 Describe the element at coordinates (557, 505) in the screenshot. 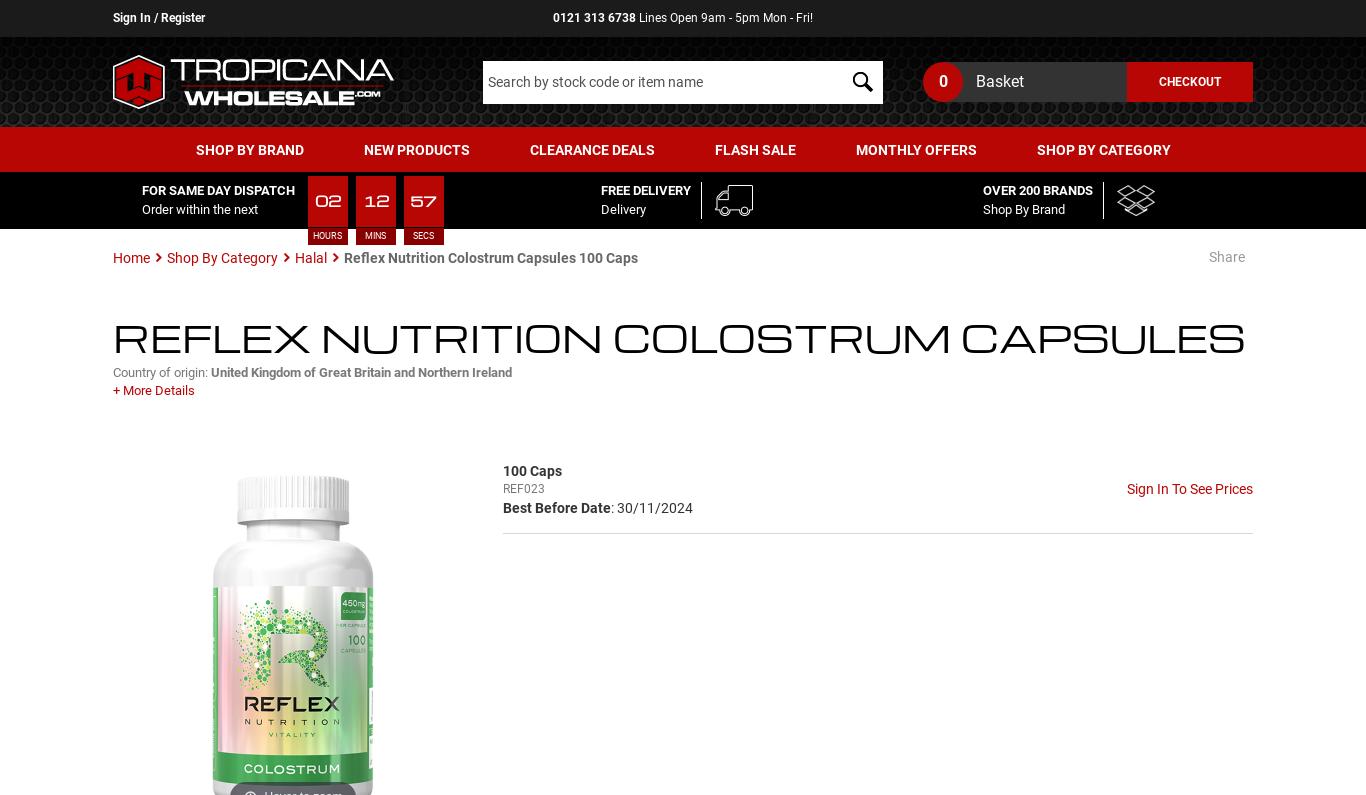

I see `'Best Before Date'` at that location.